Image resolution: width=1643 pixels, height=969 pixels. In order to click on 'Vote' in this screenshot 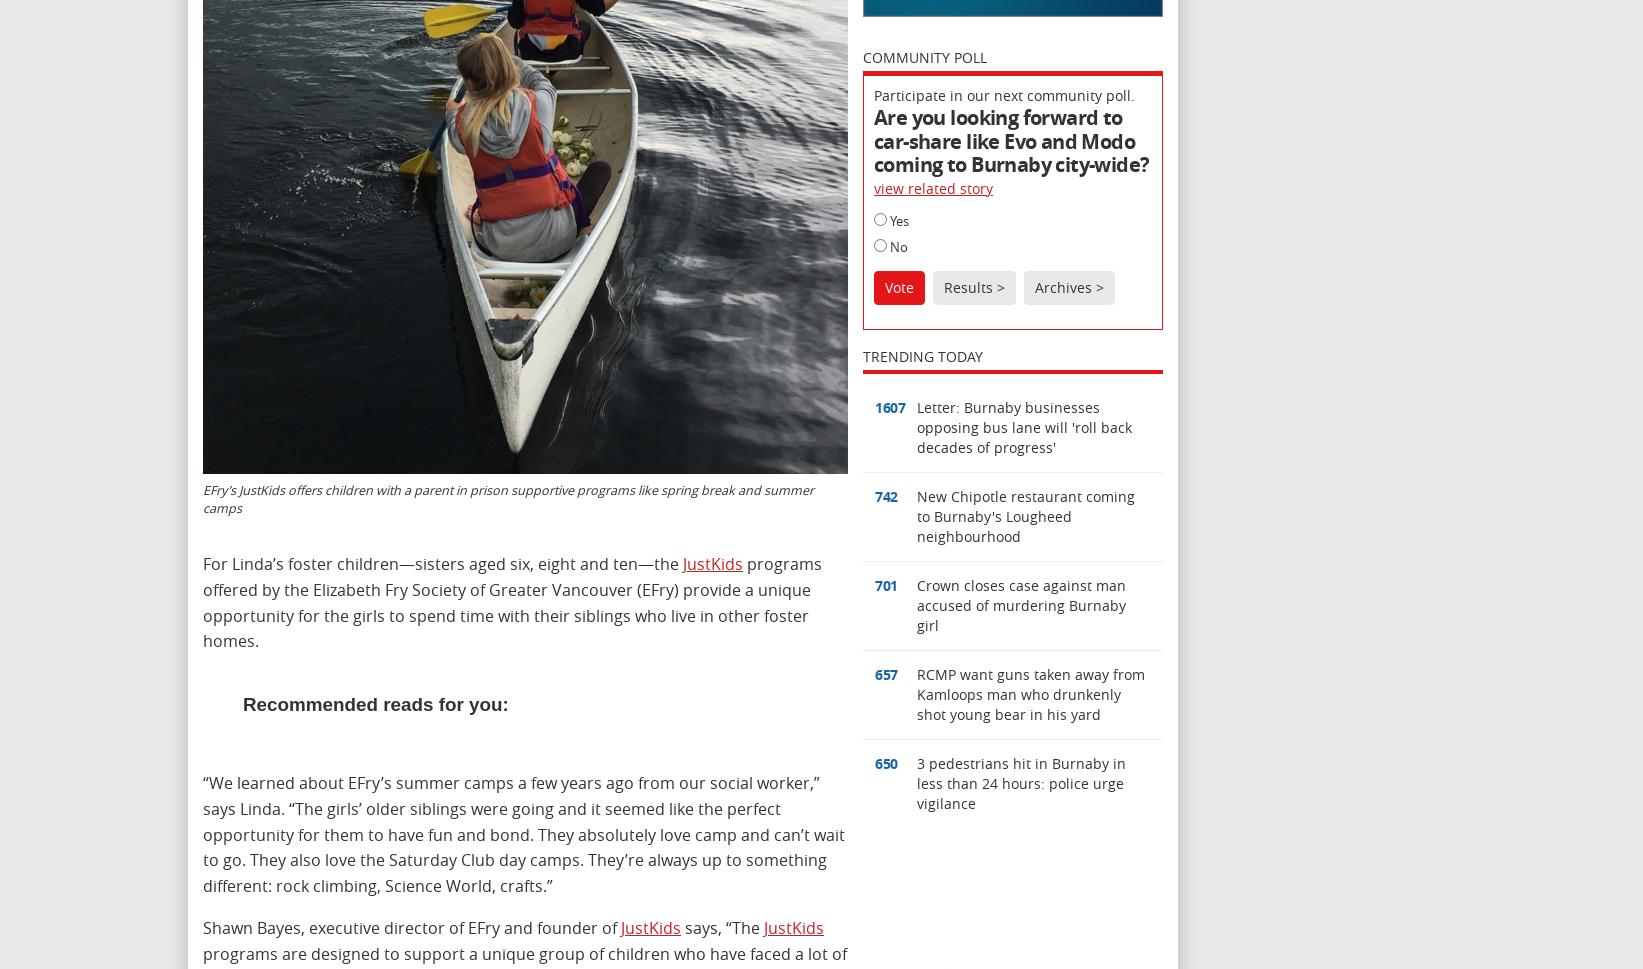, I will do `click(898, 287)`.